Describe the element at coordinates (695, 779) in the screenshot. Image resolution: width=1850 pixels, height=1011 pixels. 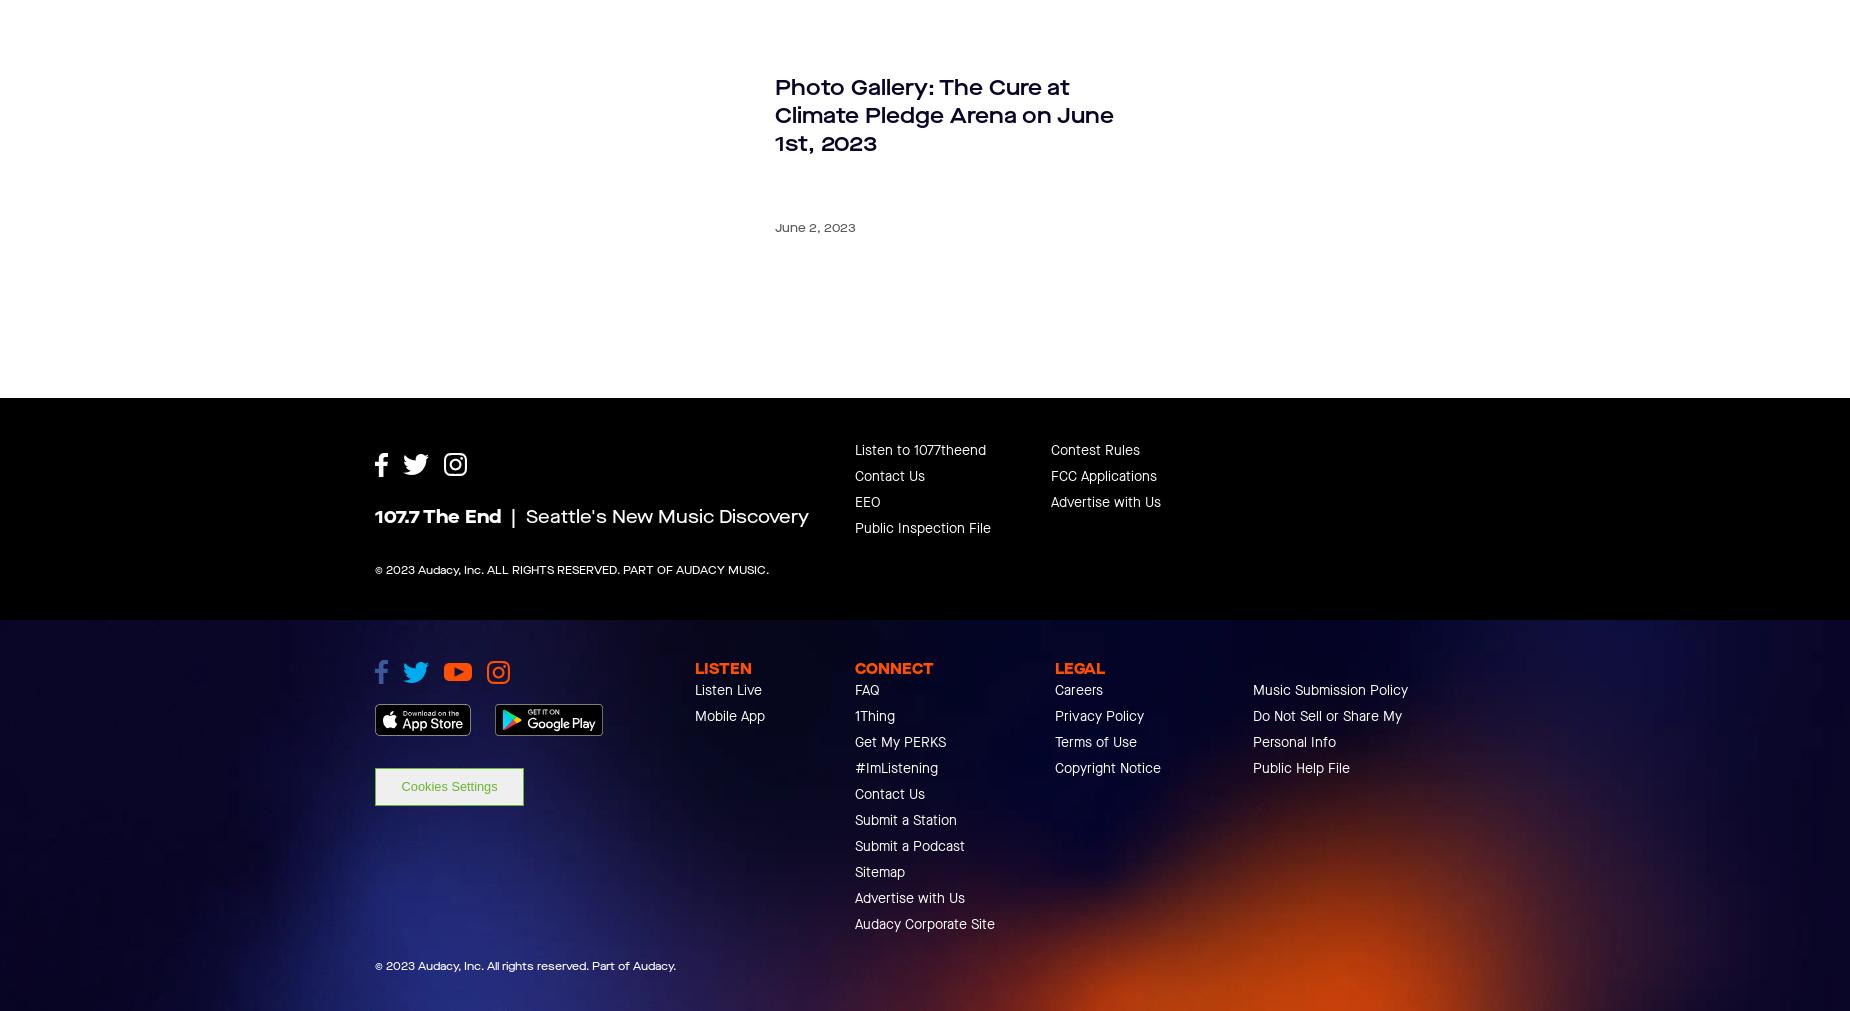
I see `'Listen Live'` at that location.